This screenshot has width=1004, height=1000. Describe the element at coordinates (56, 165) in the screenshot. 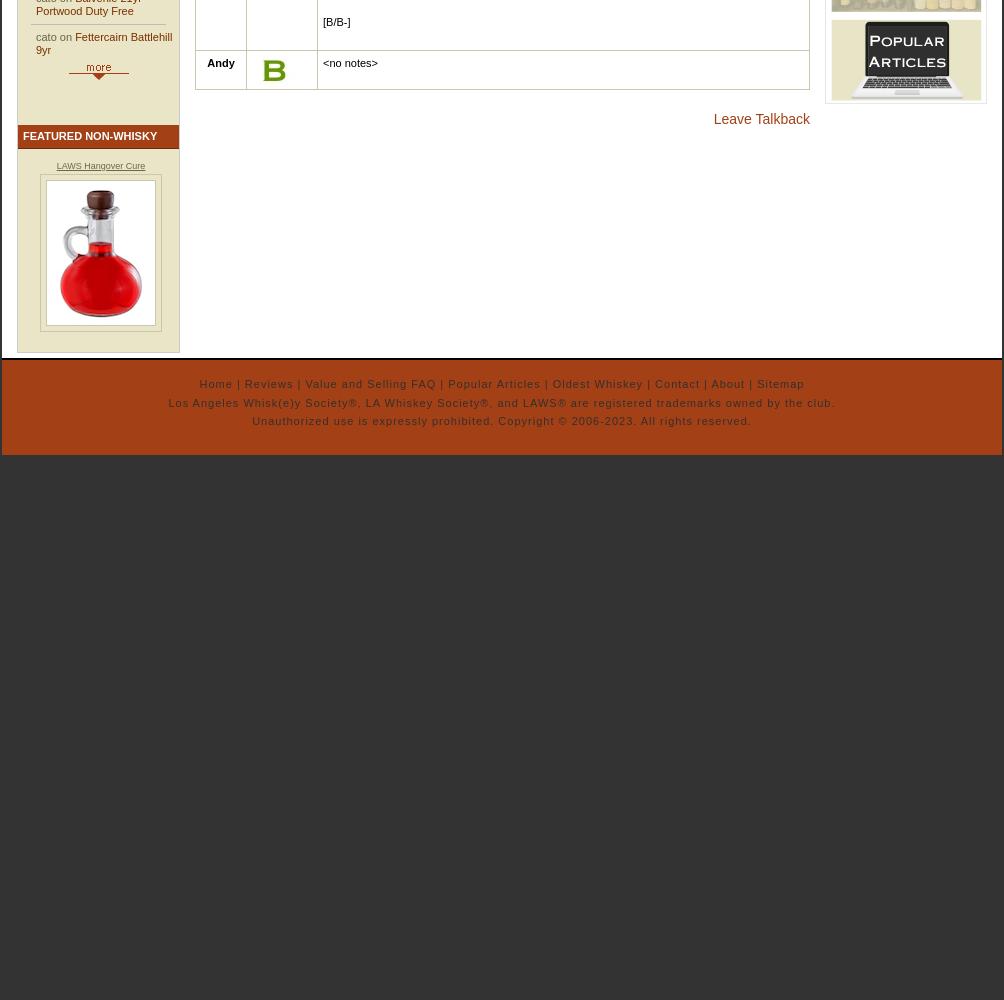

I see `'LAWS Hangover Cure'` at that location.